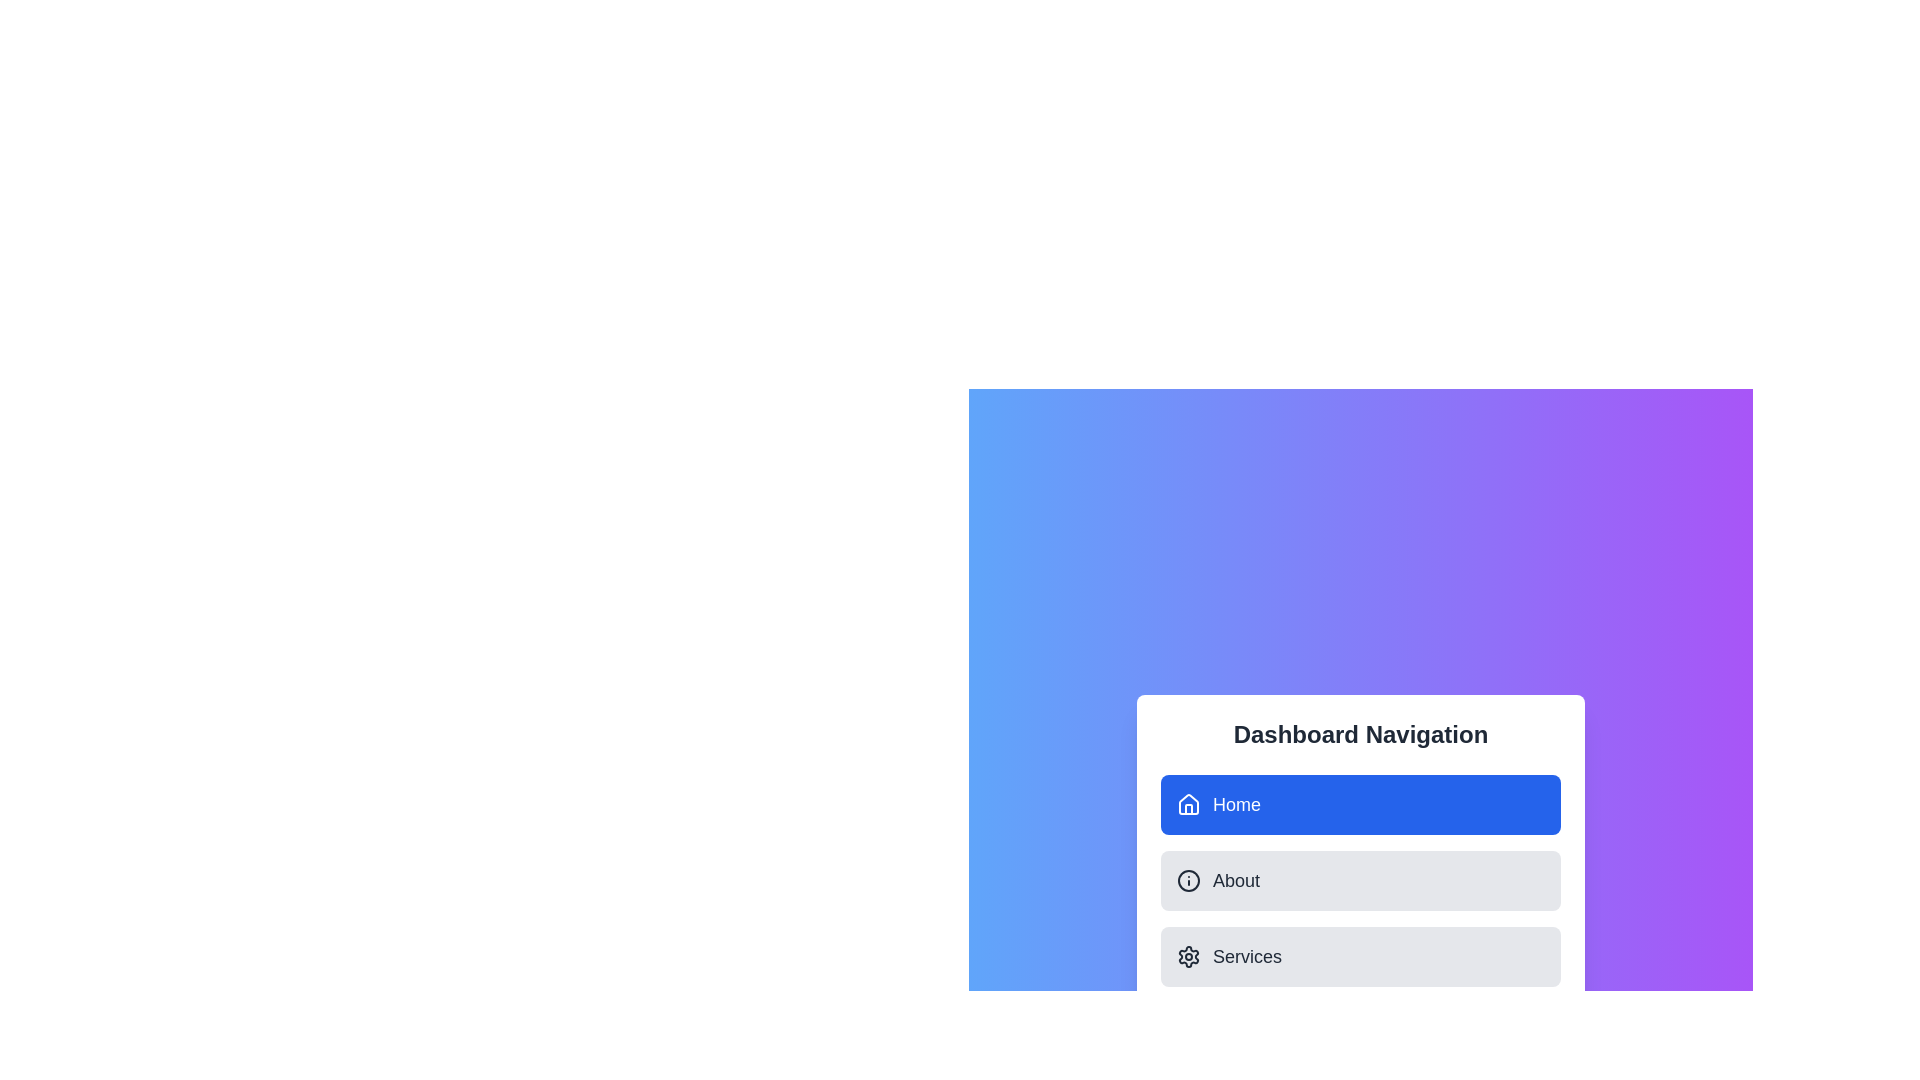  What do you see at coordinates (1189, 879) in the screenshot?
I see `the information icon in the 'About' section of the vertical navigation menu for interaction` at bounding box center [1189, 879].